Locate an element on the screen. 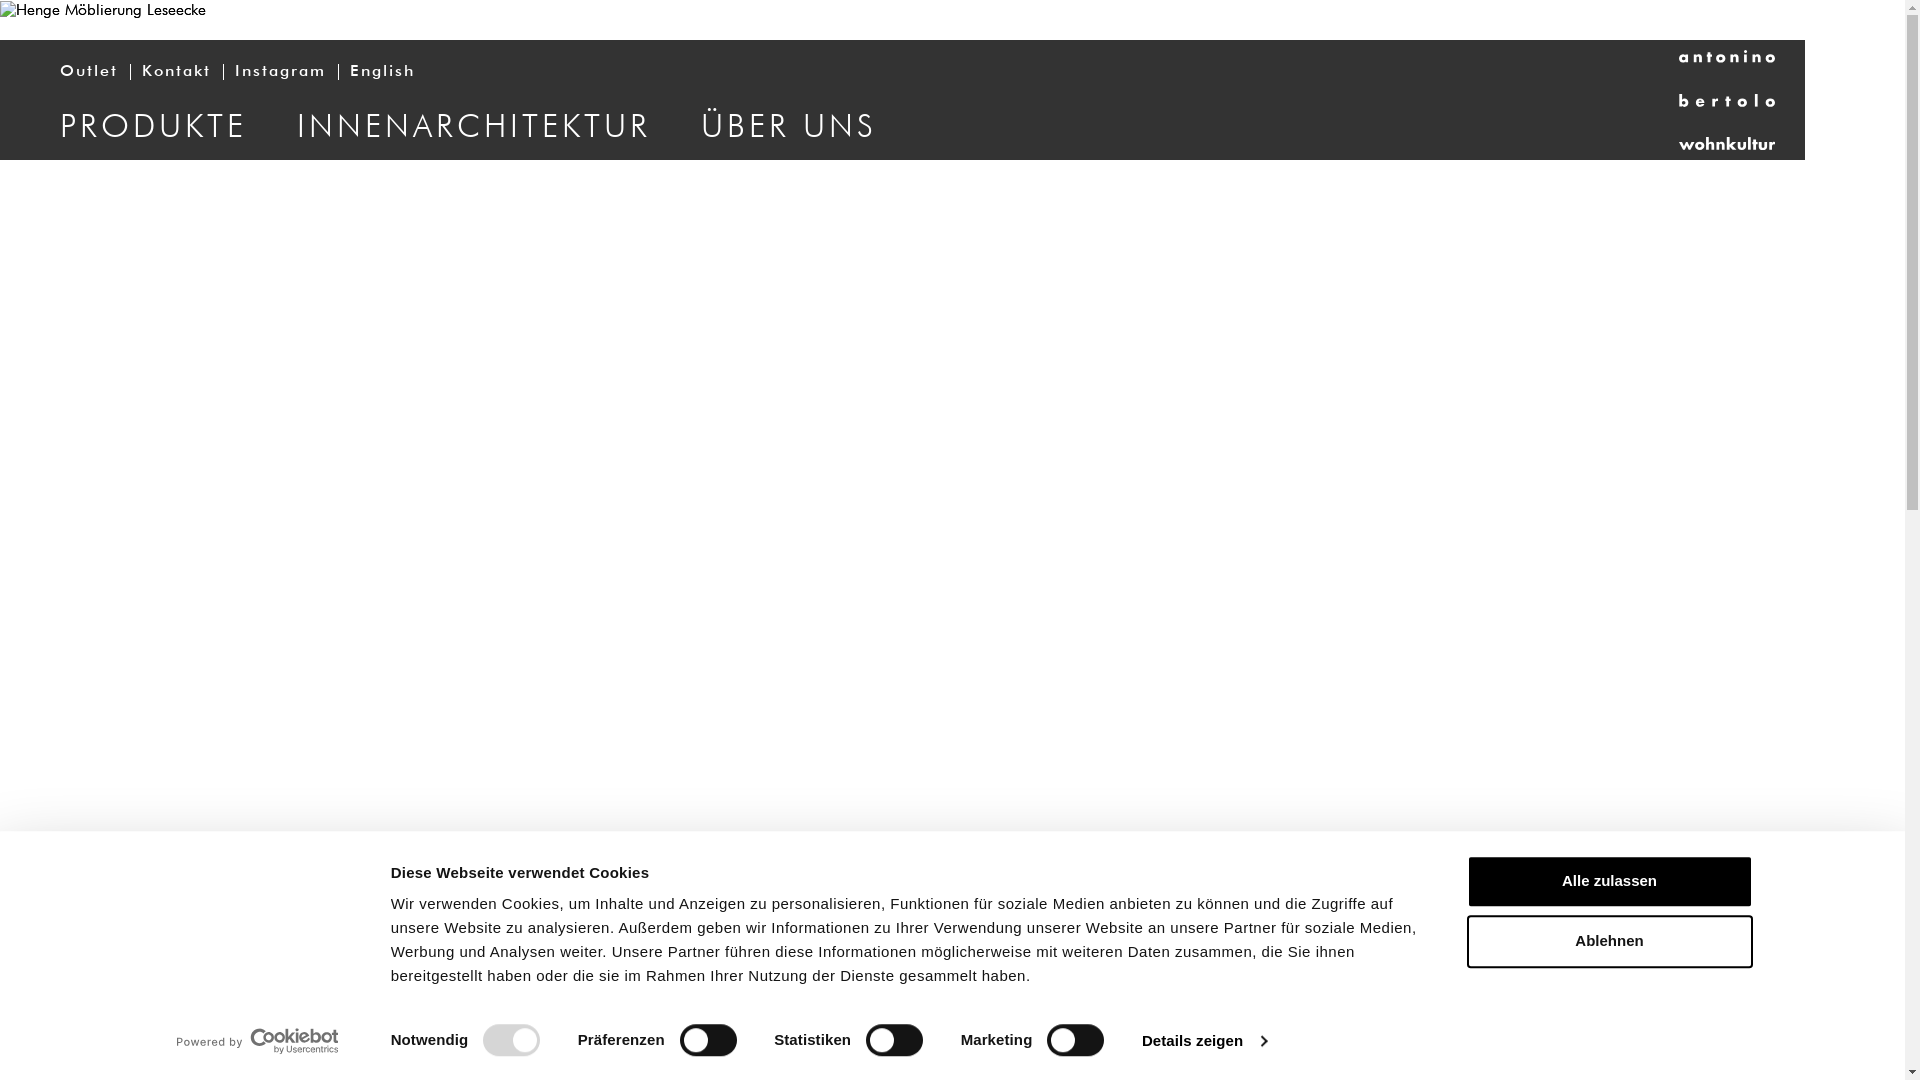  'Alle zulassen' is located at coordinates (1608, 880).